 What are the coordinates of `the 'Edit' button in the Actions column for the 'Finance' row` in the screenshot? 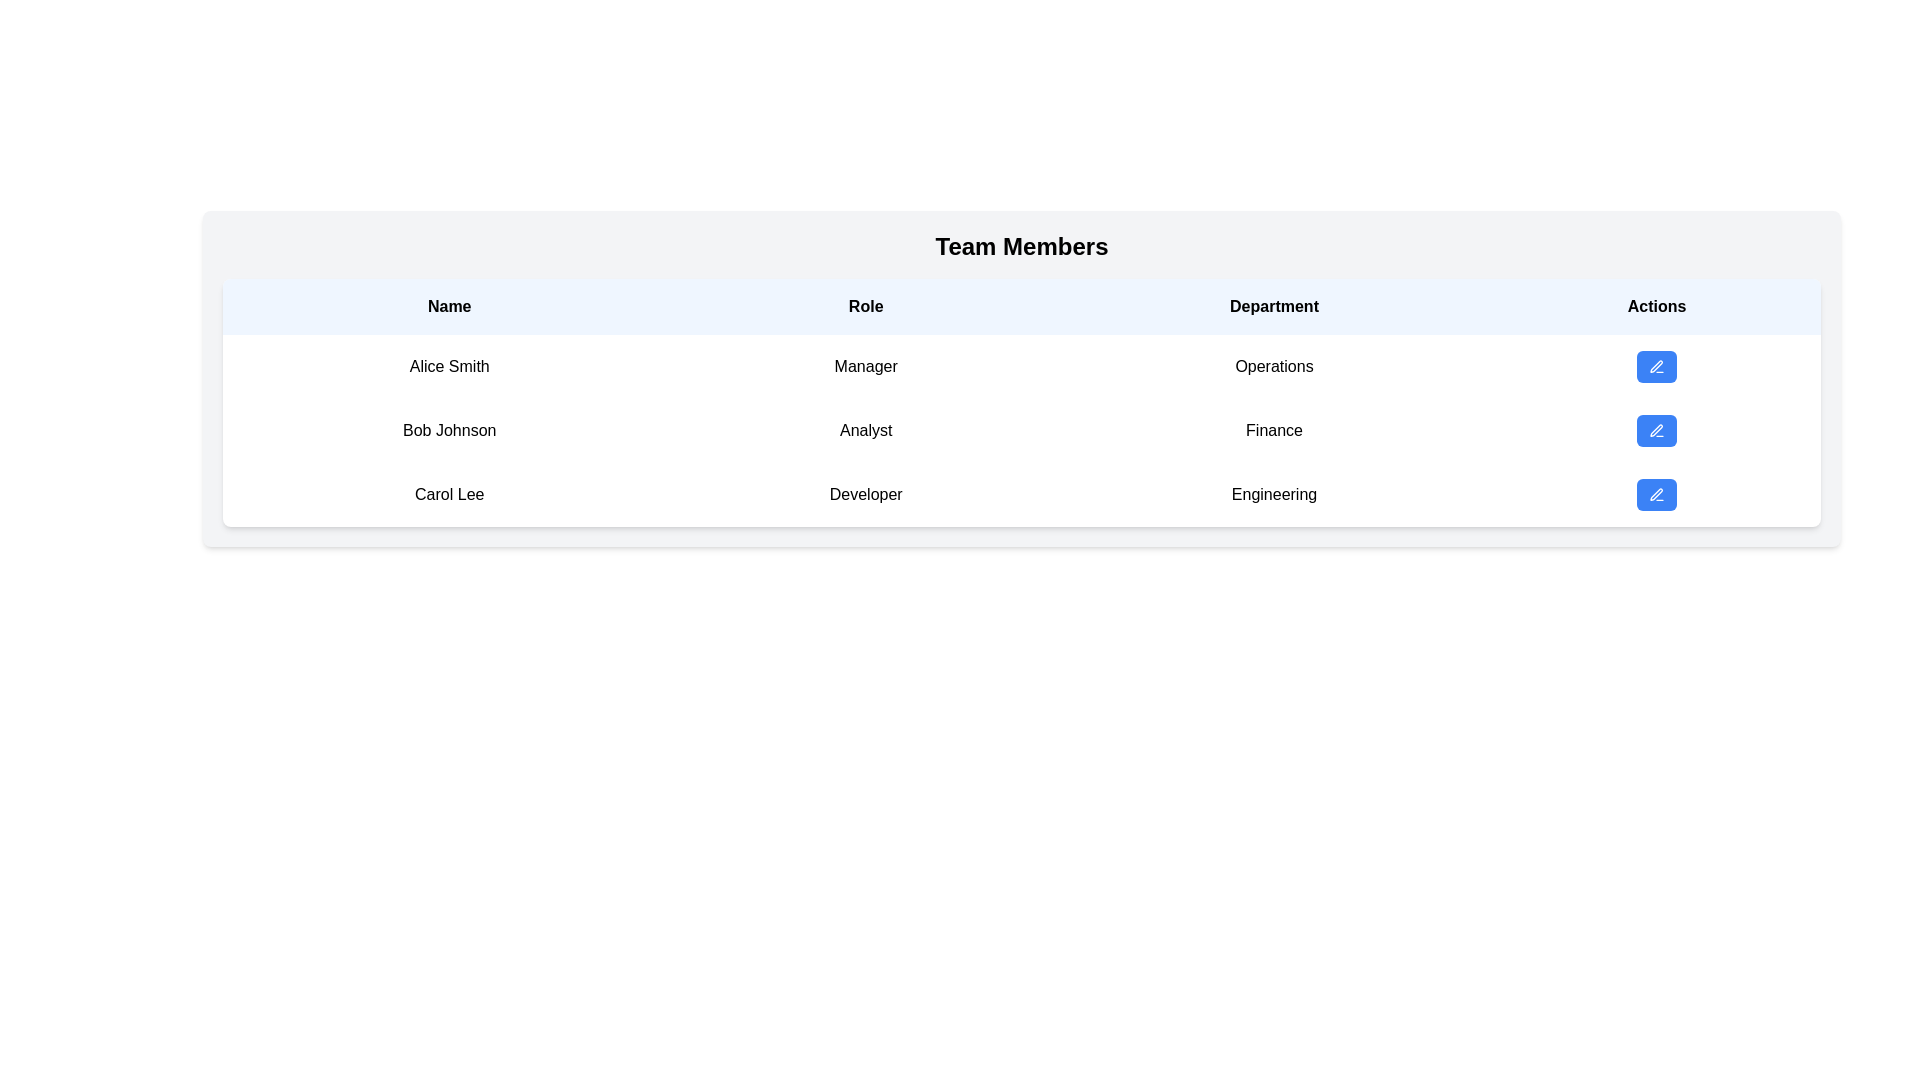 It's located at (1656, 430).